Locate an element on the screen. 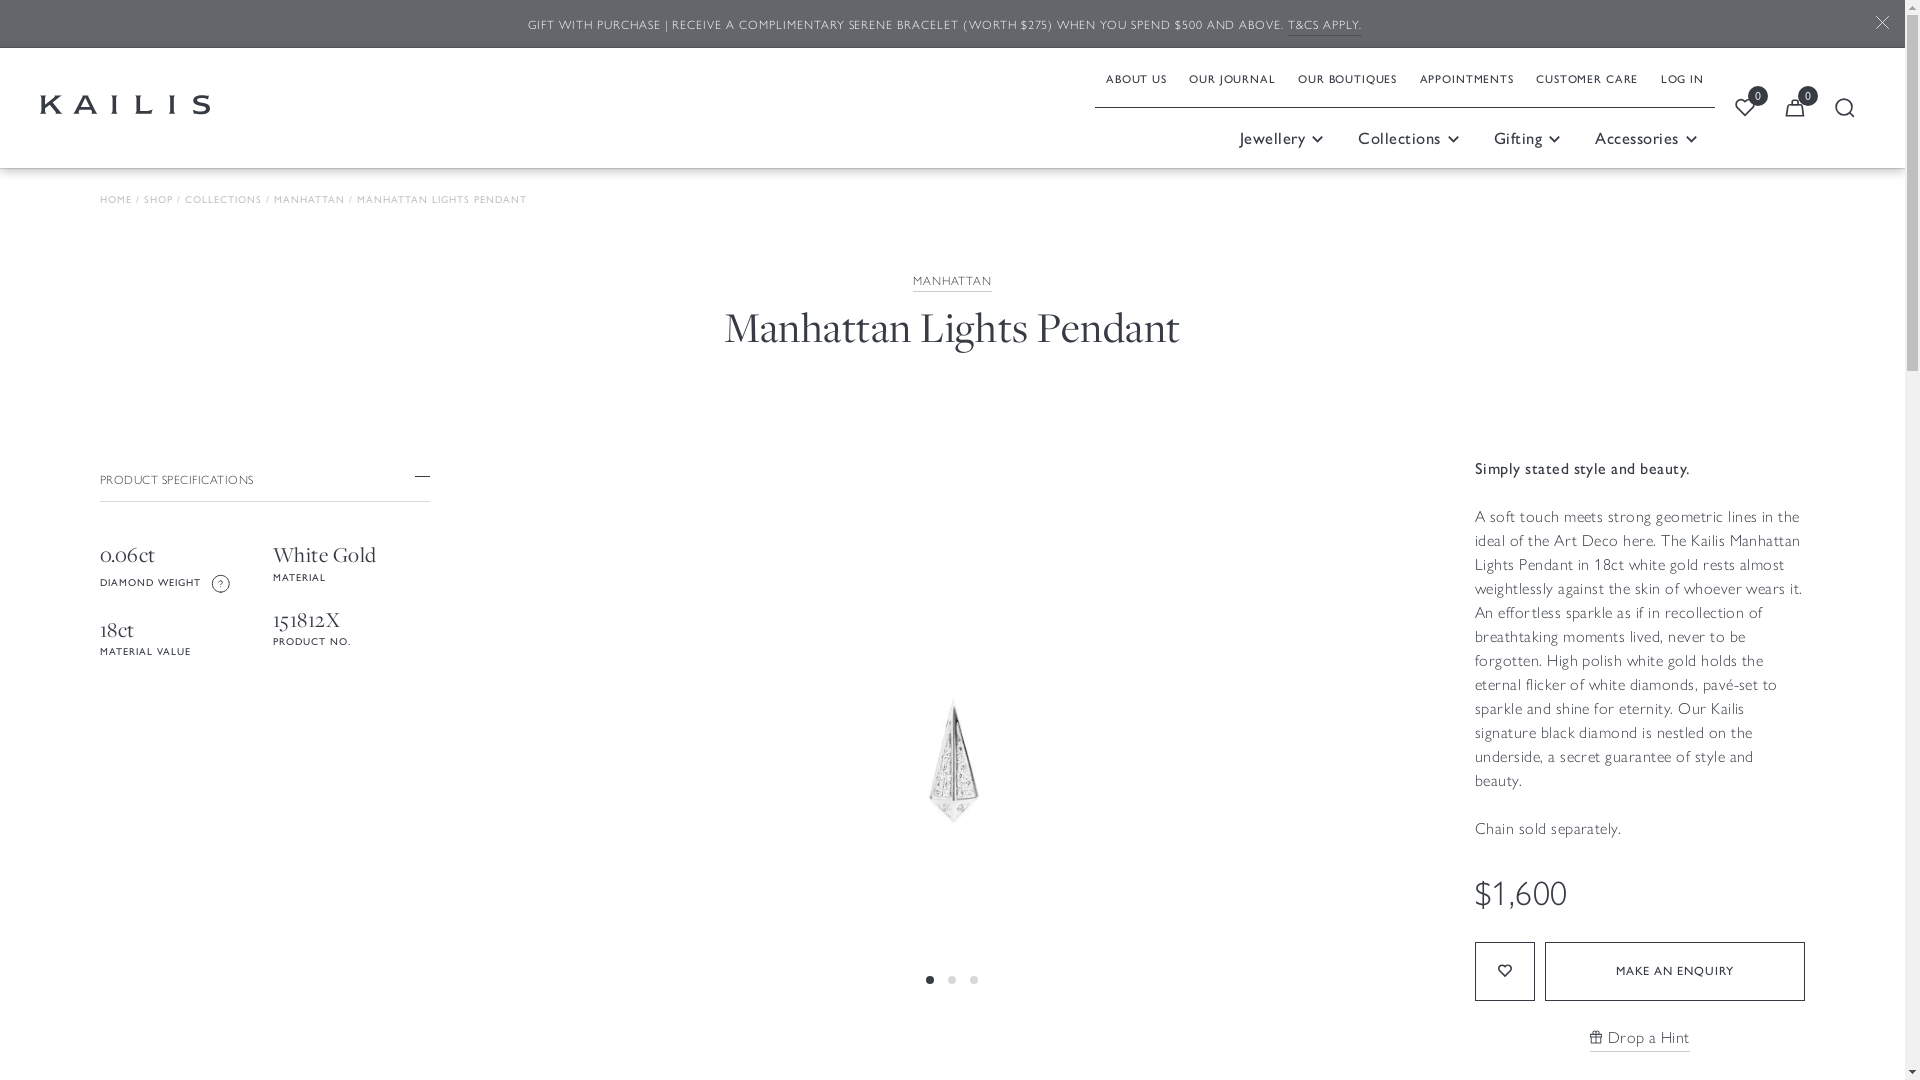 The height and width of the screenshot is (1080, 1920). 'OPEN CART is located at coordinates (1795, 108).